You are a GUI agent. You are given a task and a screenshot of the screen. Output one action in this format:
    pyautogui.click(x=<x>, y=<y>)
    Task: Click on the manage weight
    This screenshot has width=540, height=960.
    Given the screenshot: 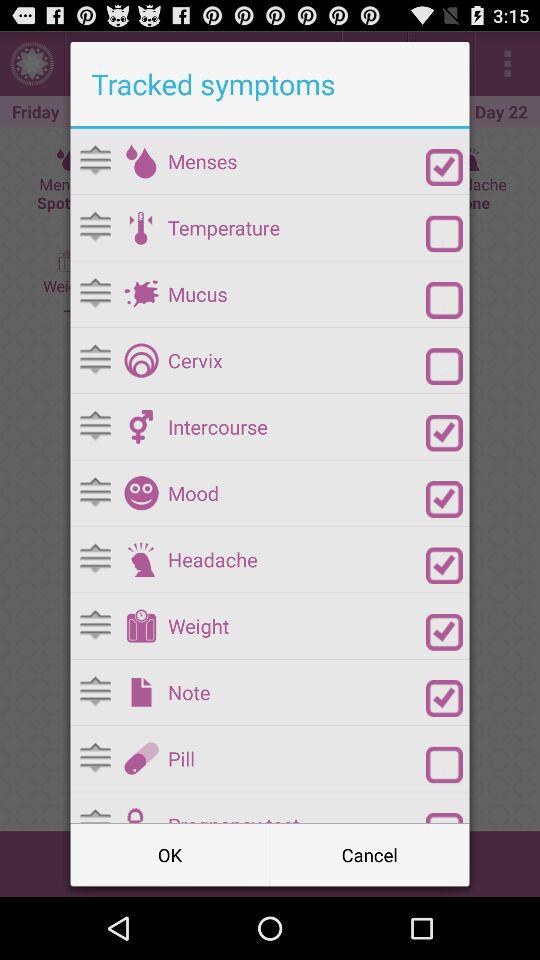 What is the action you would take?
    pyautogui.click(x=140, y=625)
    